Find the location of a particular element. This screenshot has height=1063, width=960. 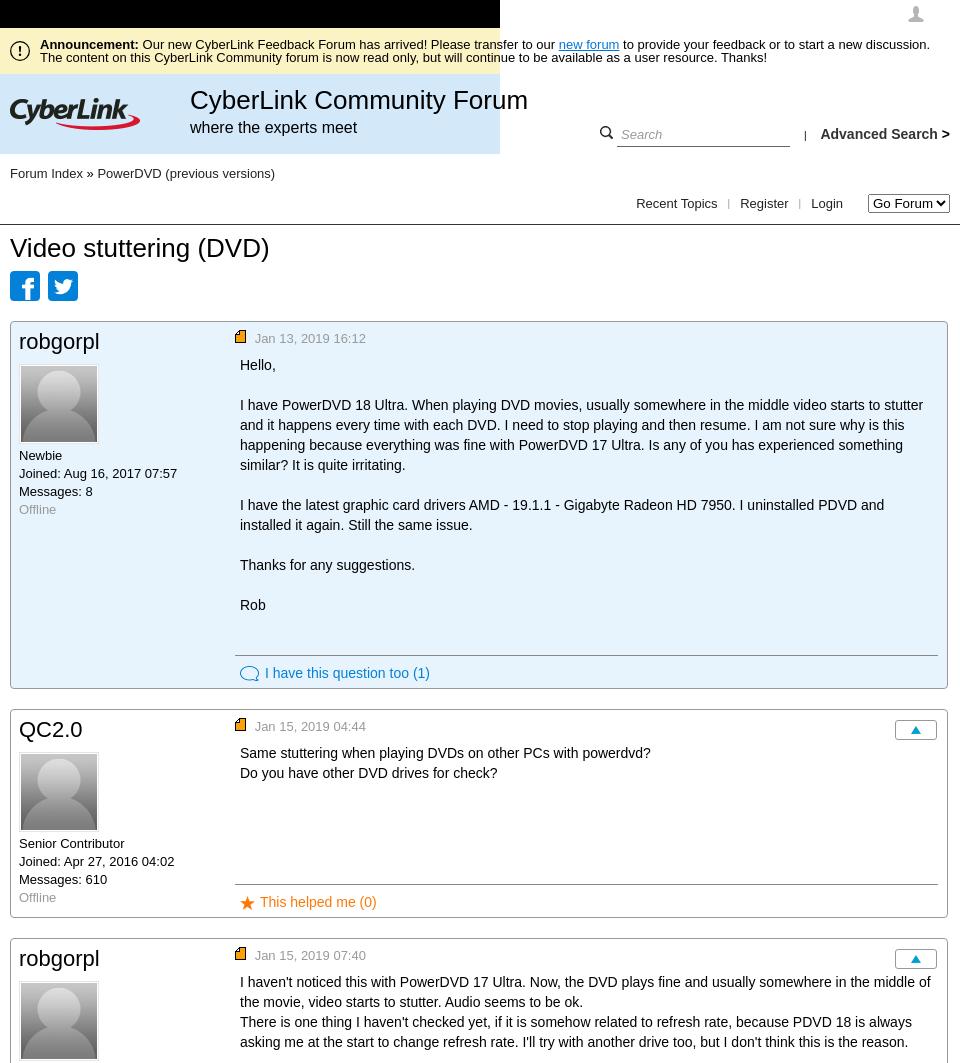

'There is one thing I haven't checked yet, if it is somehow related to refresh rate, because PDVD 18 is always asking me at the start to change refresh rate. I'll try with another drive too, but I don't think this is the reason.' is located at coordinates (575, 1030).